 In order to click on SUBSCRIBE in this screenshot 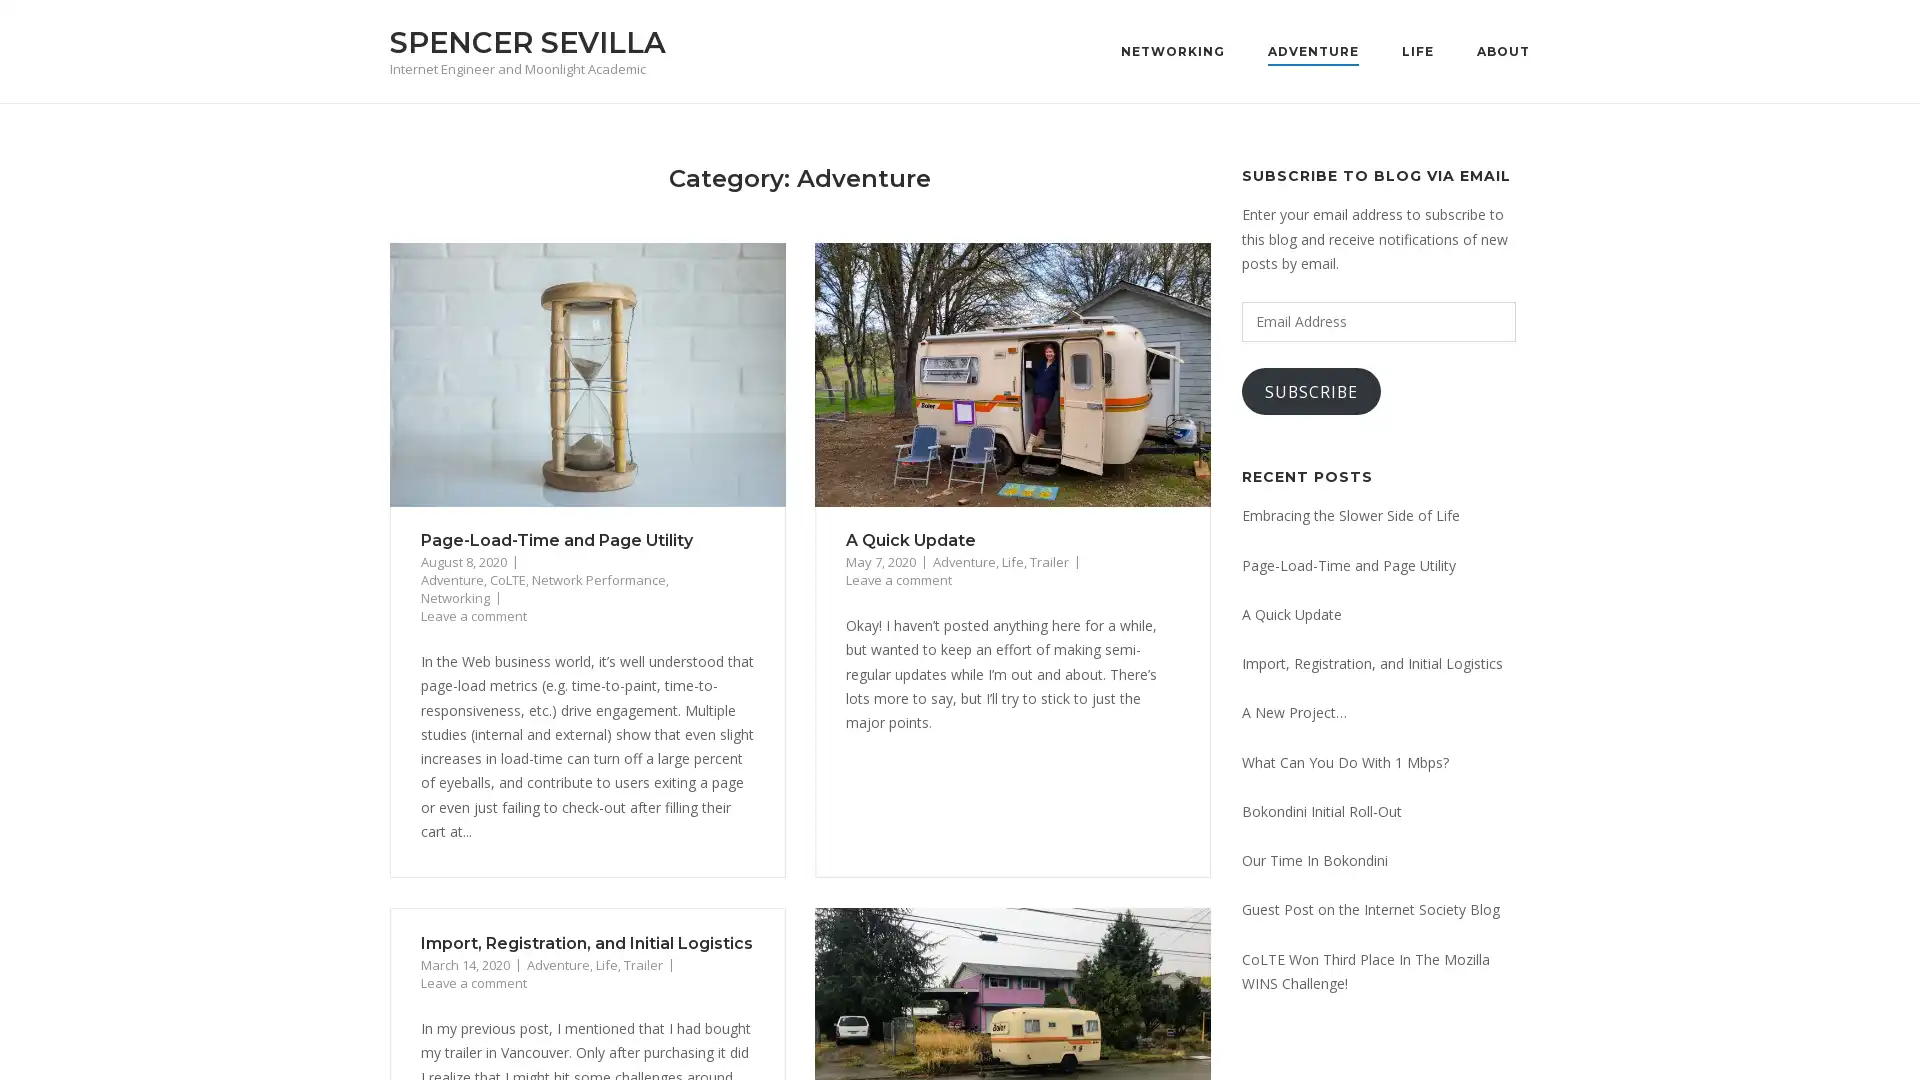, I will do `click(1311, 391)`.